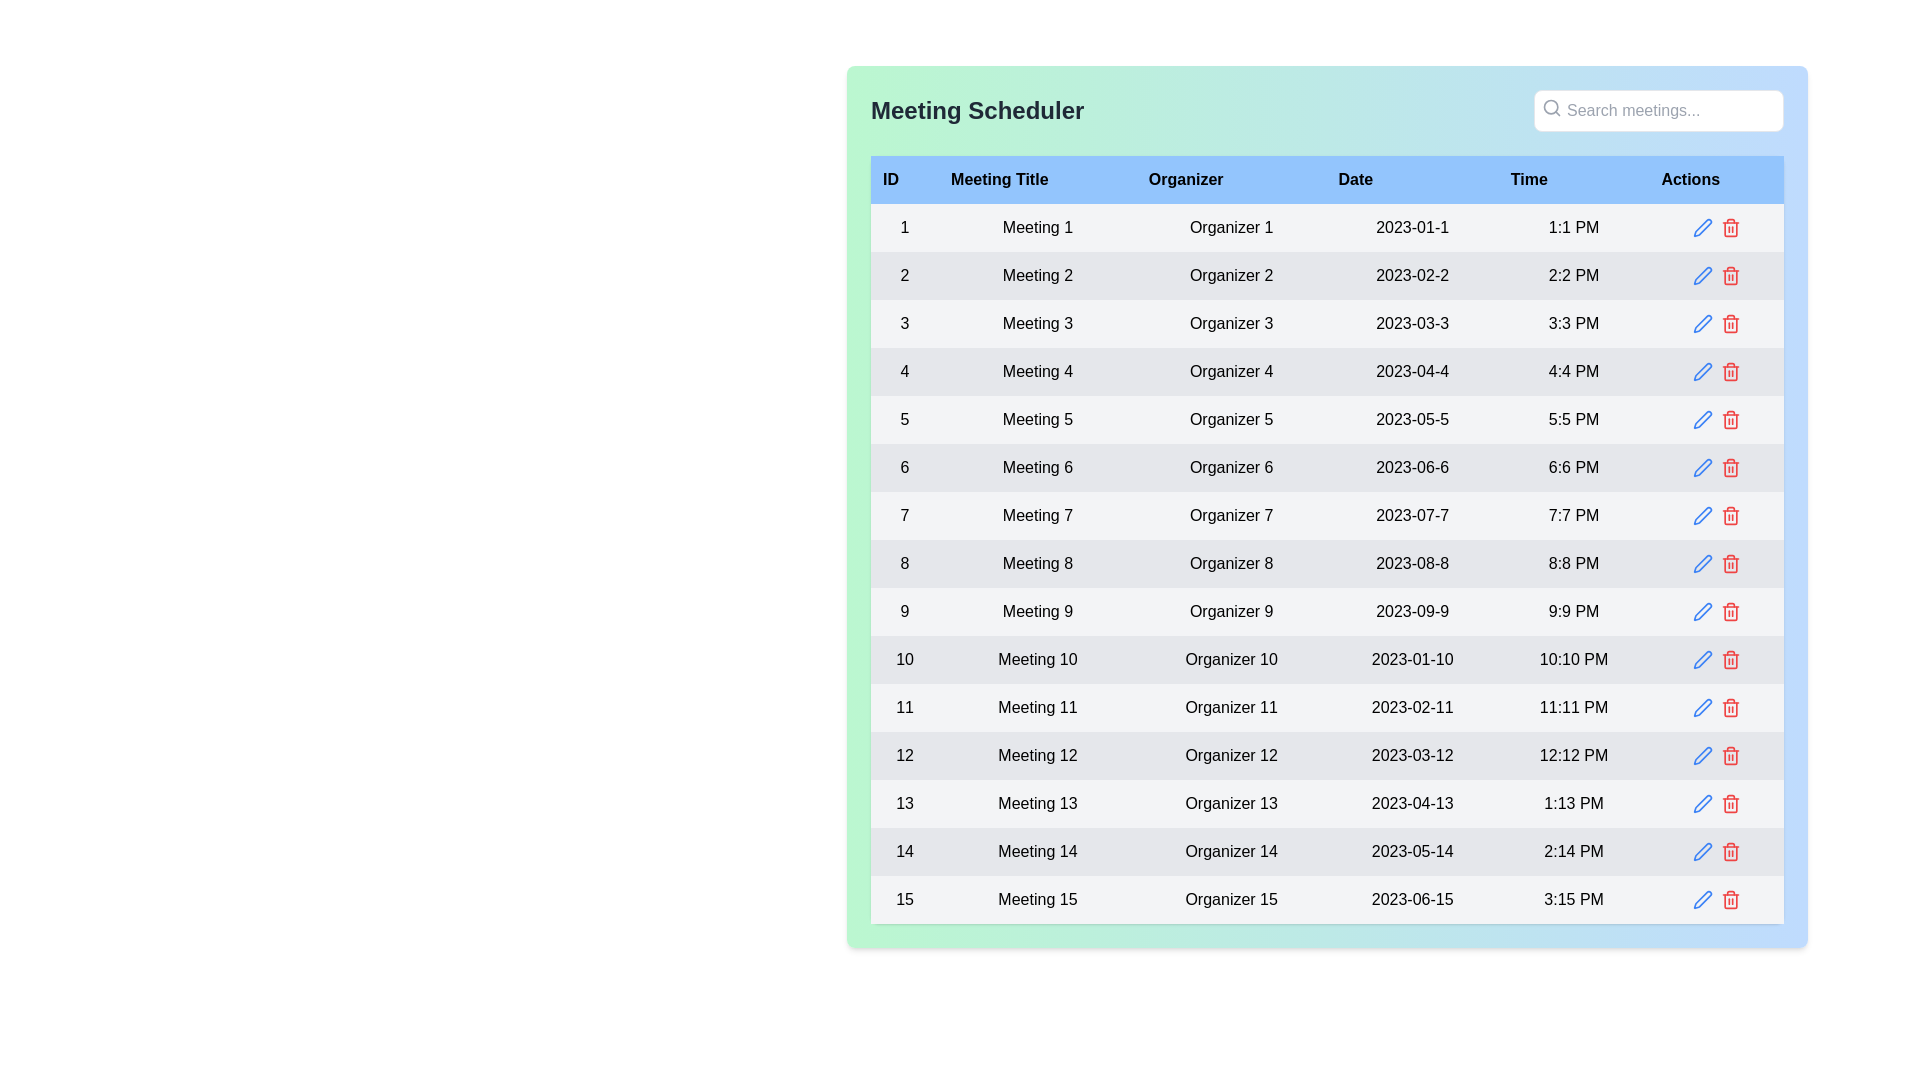 Image resolution: width=1920 pixels, height=1080 pixels. I want to click on text from the Text Label displaying 'Organizer 1' located in the third column of the first row under the 'Organizer' header, so click(1230, 226).